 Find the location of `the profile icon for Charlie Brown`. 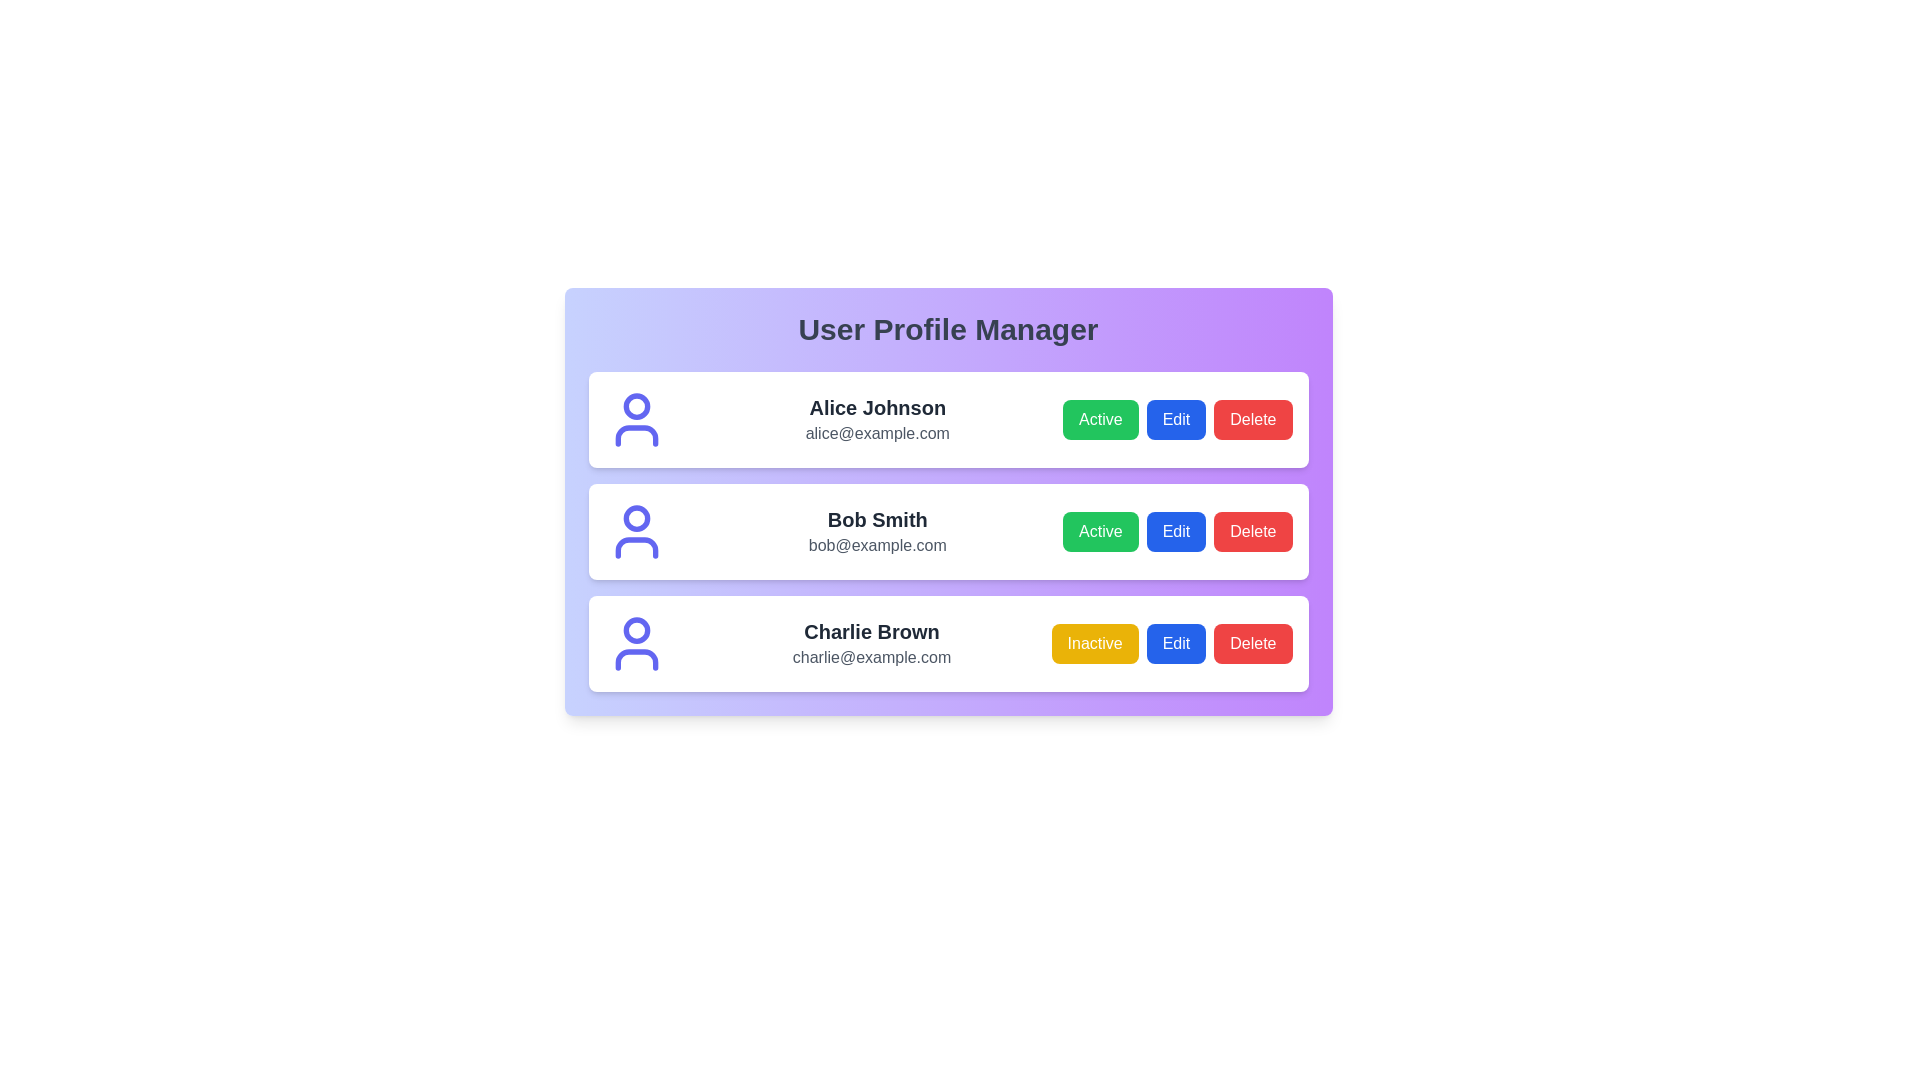

the profile icon for Charlie Brown is located at coordinates (635, 644).